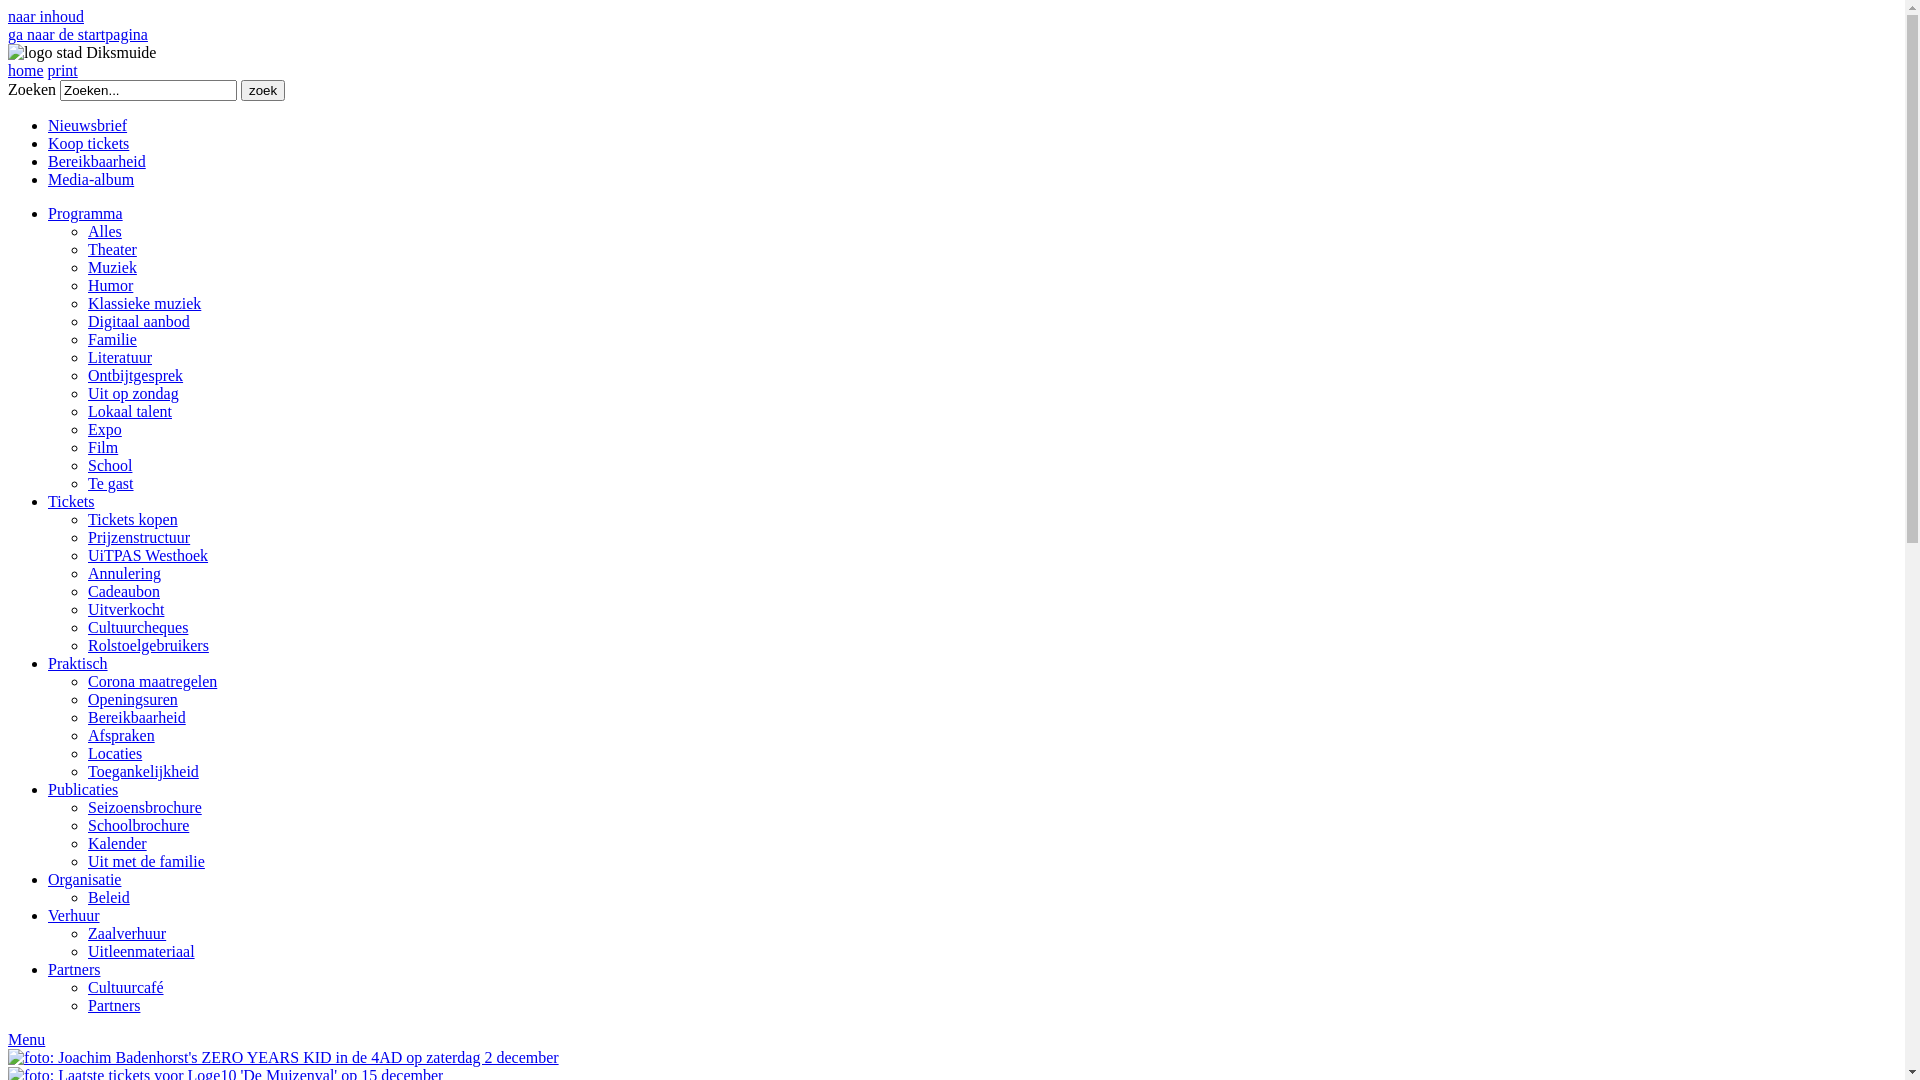 The width and height of the screenshot is (1920, 1080). Describe the element at coordinates (81, 788) in the screenshot. I see `'Publicaties'` at that location.